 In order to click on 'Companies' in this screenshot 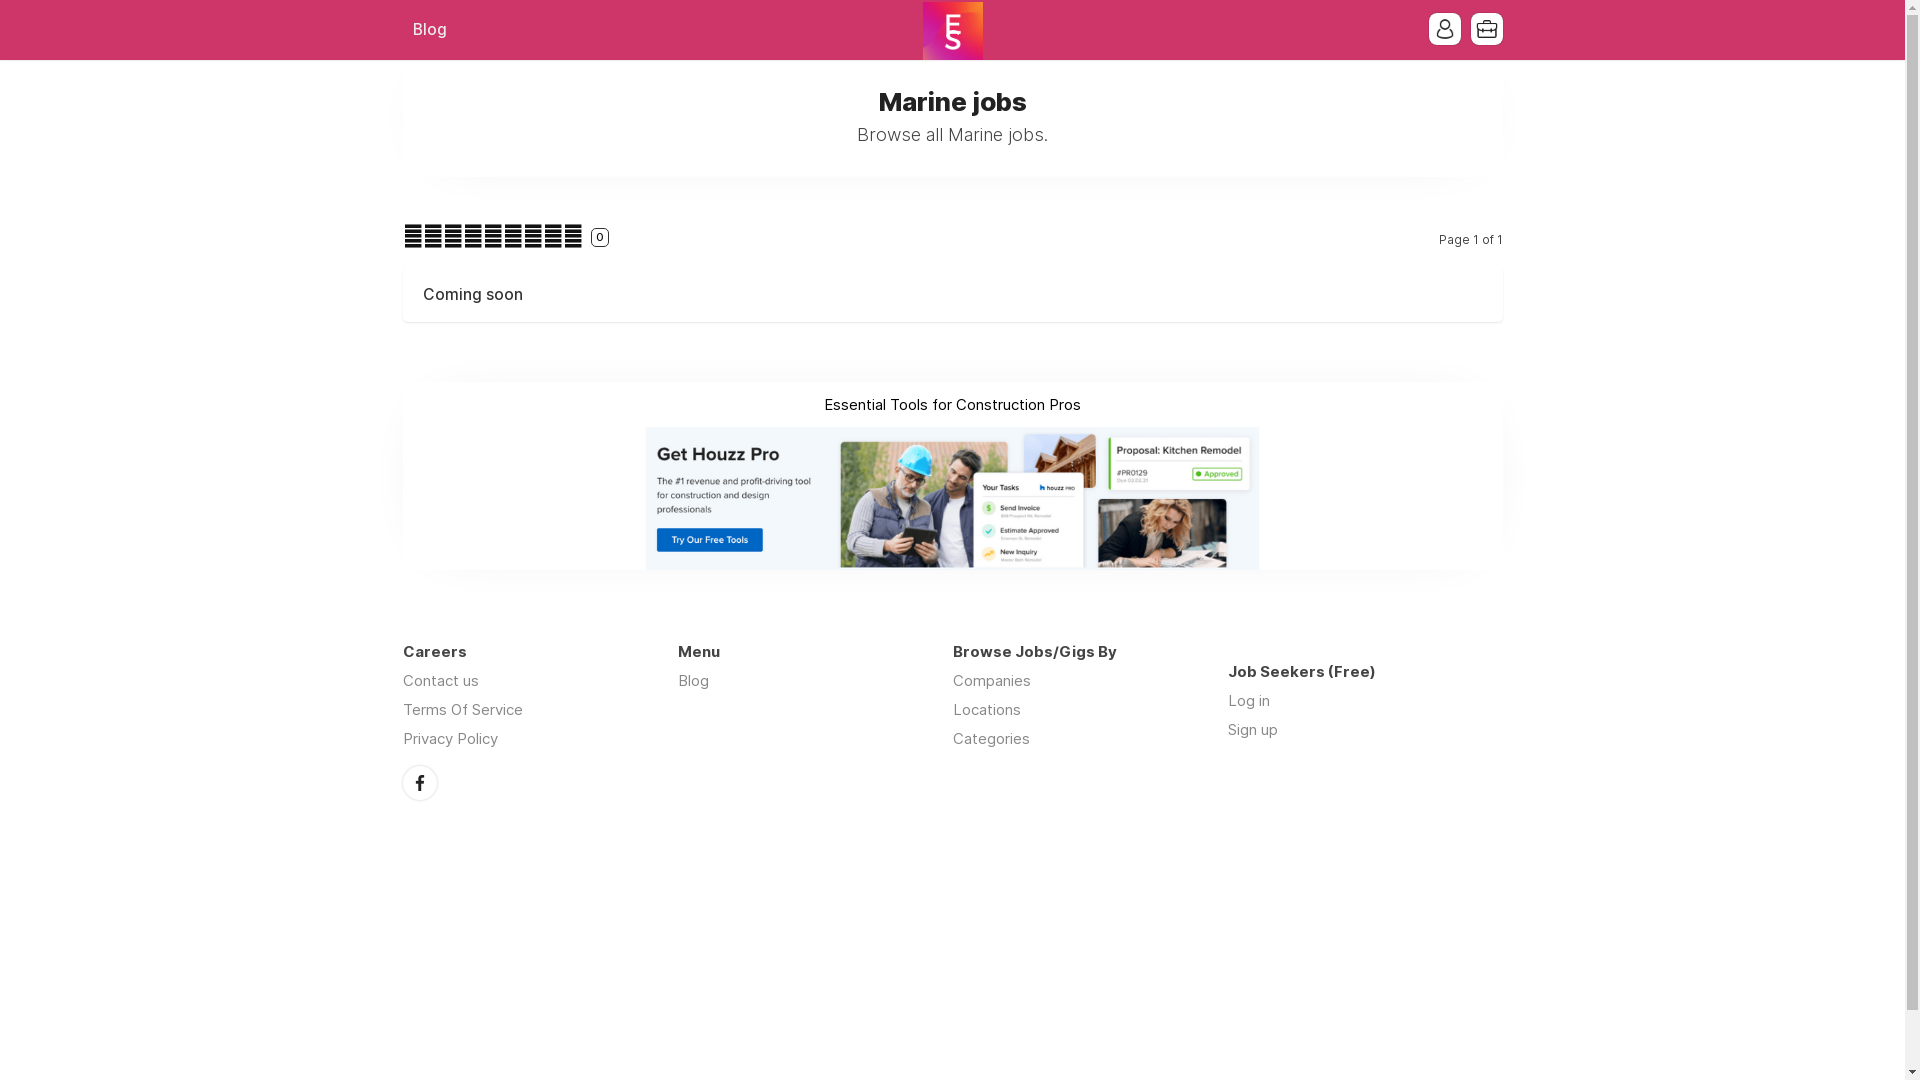, I will do `click(990, 679)`.